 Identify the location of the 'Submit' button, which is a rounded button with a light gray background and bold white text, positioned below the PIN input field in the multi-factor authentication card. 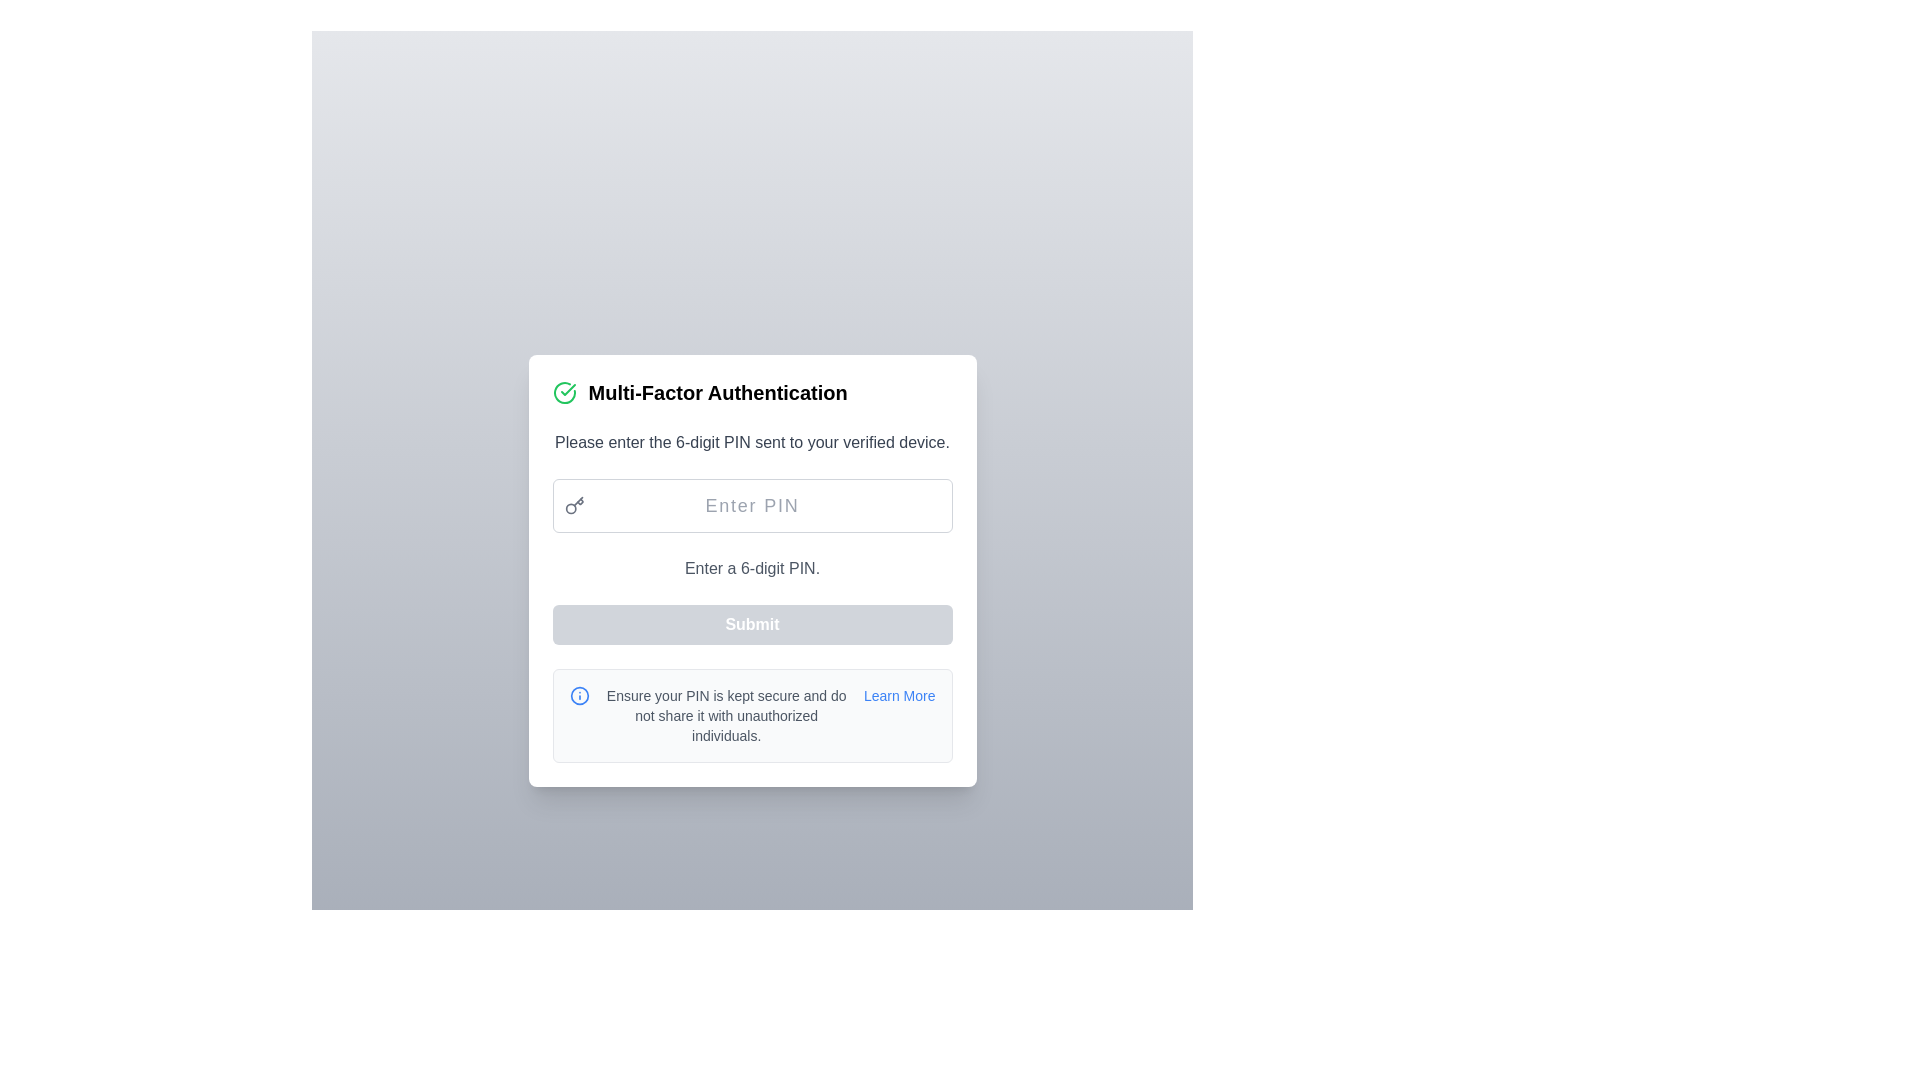
(751, 623).